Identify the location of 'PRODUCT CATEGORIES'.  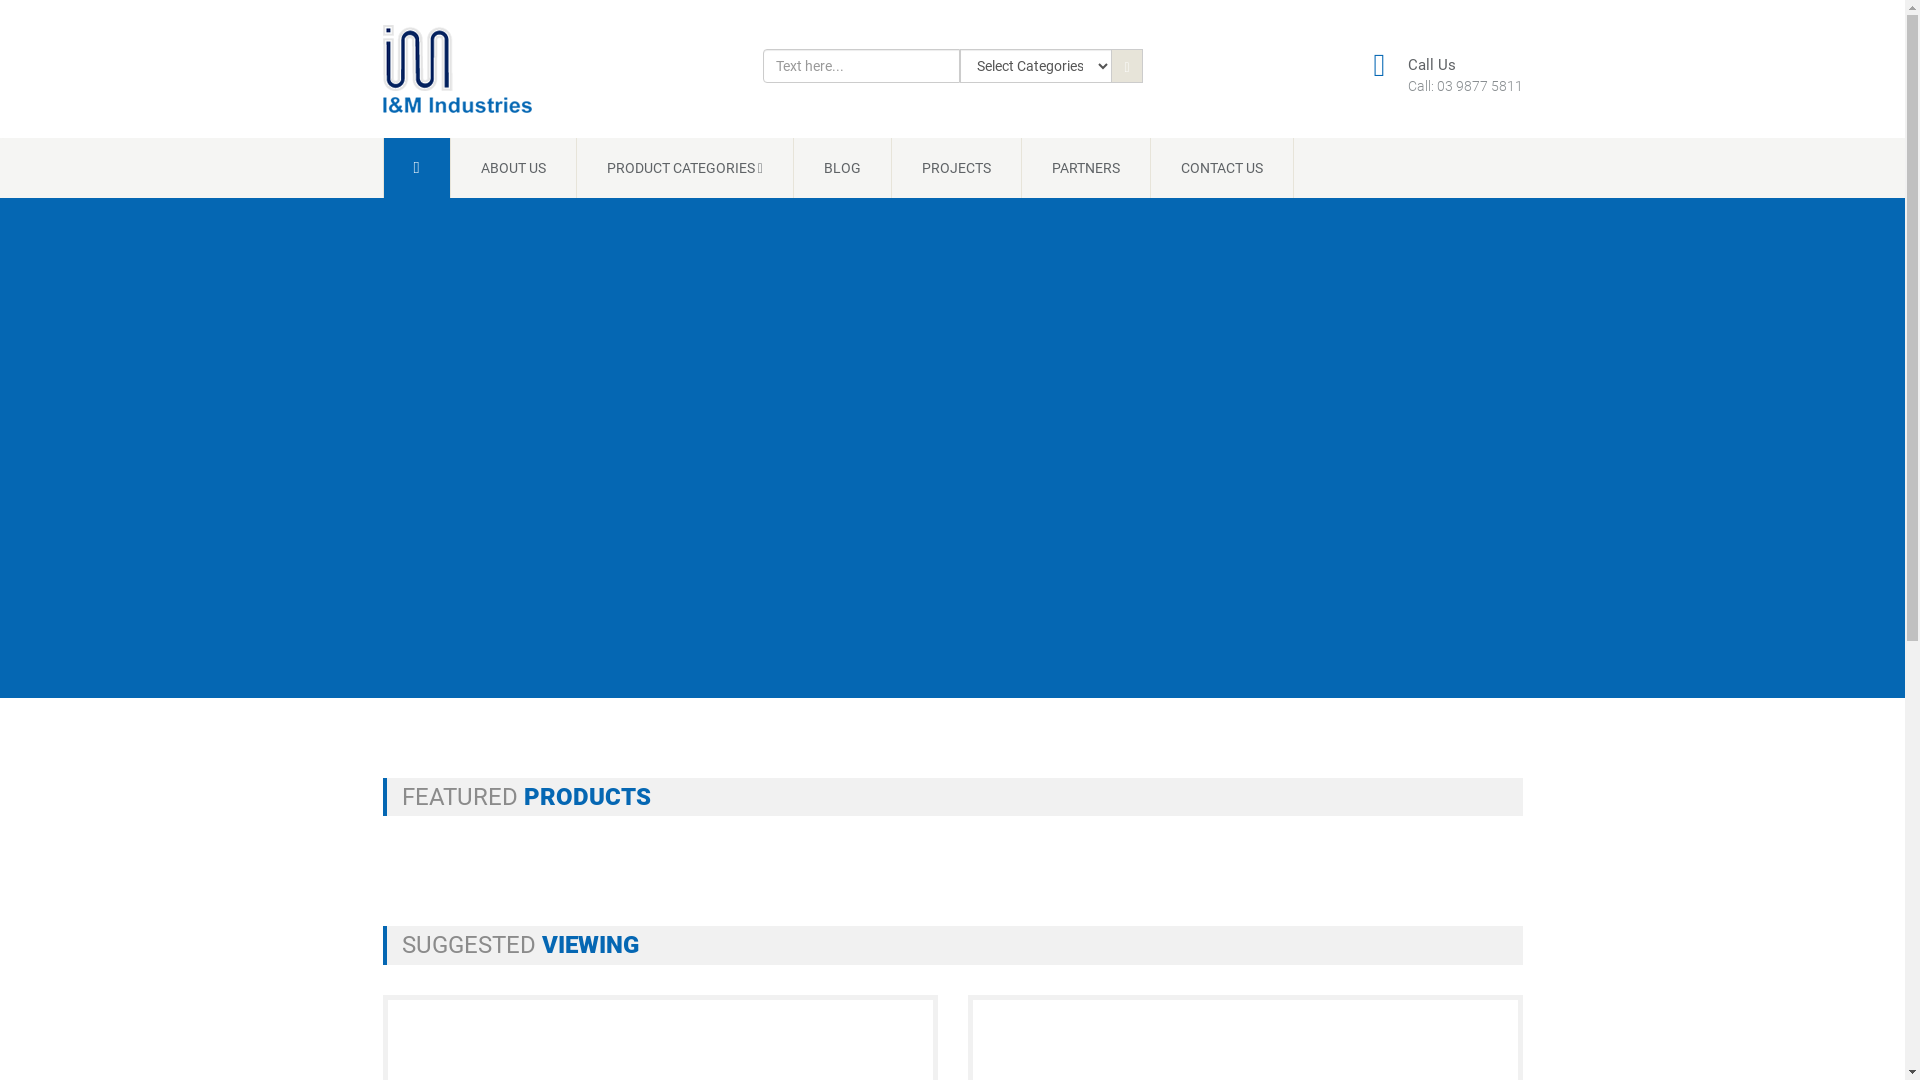
(685, 167).